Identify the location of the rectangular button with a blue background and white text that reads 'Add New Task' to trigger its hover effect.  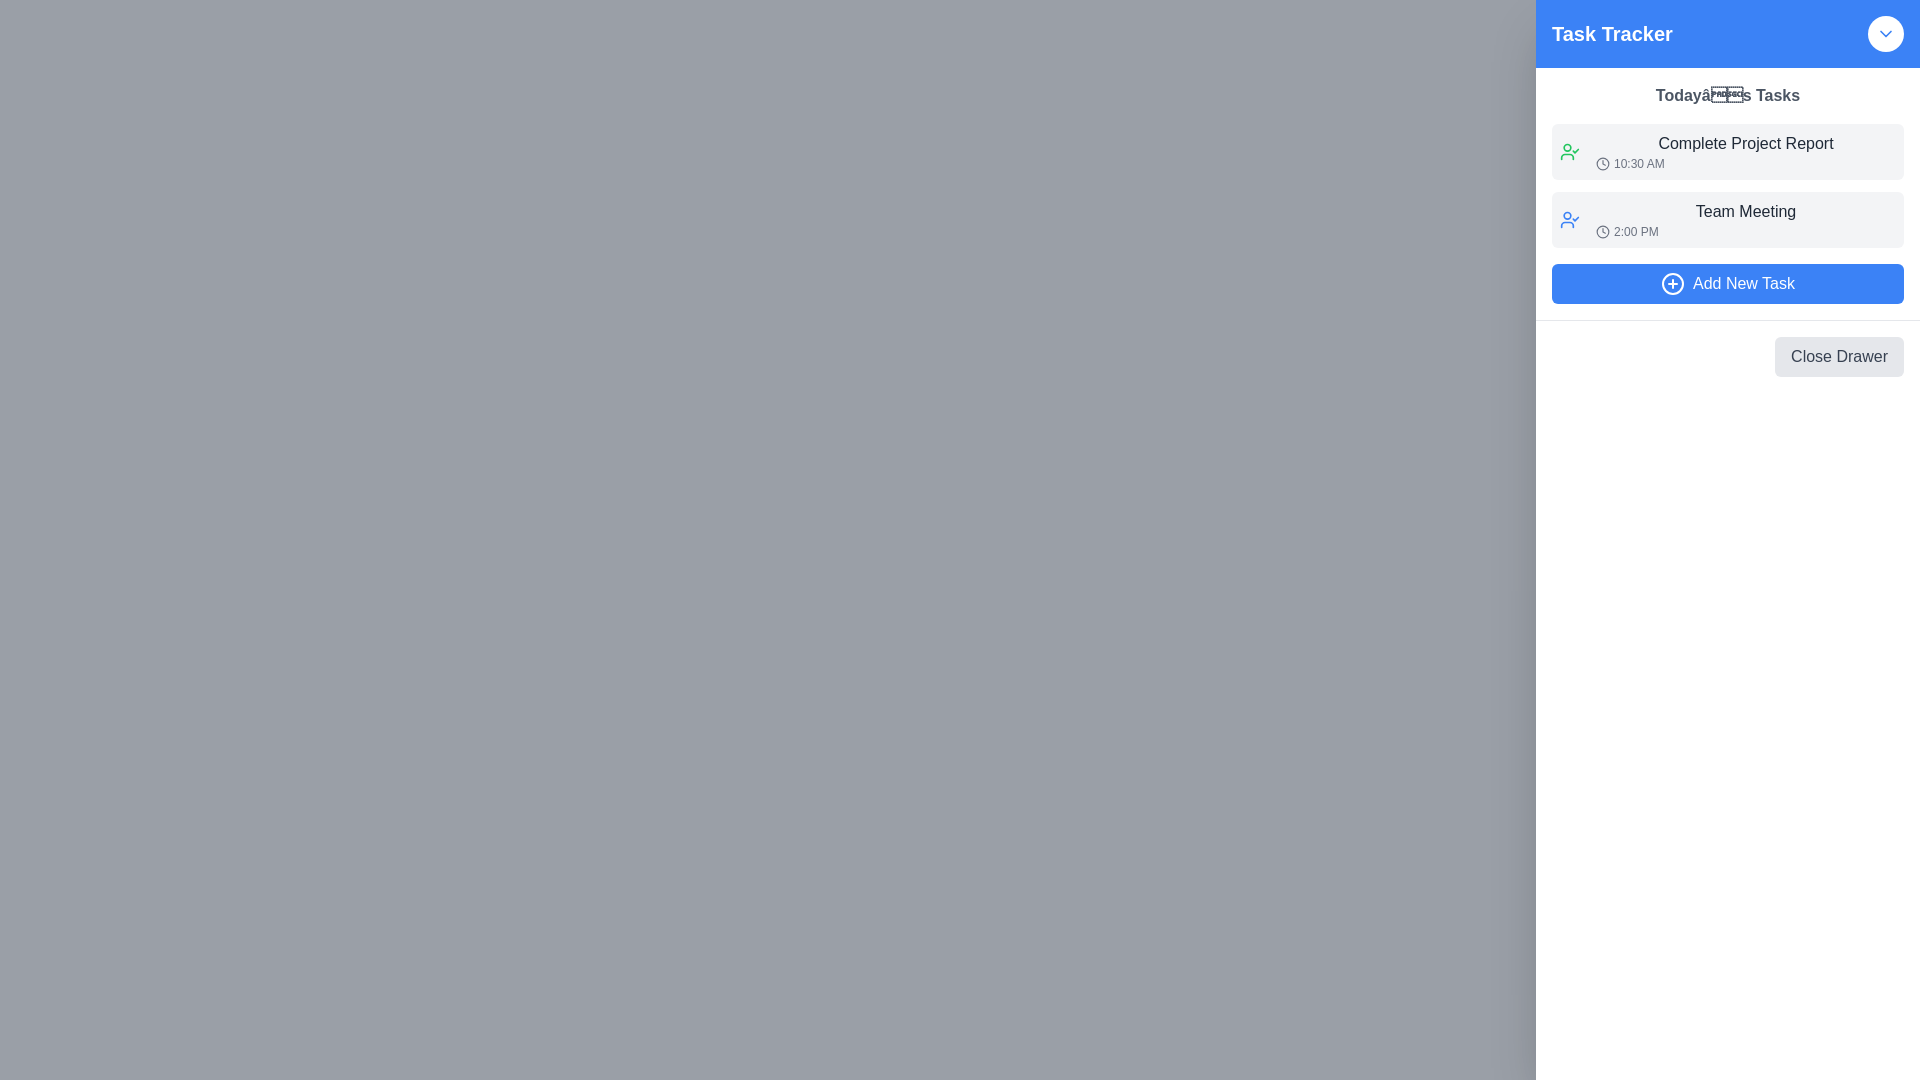
(1727, 284).